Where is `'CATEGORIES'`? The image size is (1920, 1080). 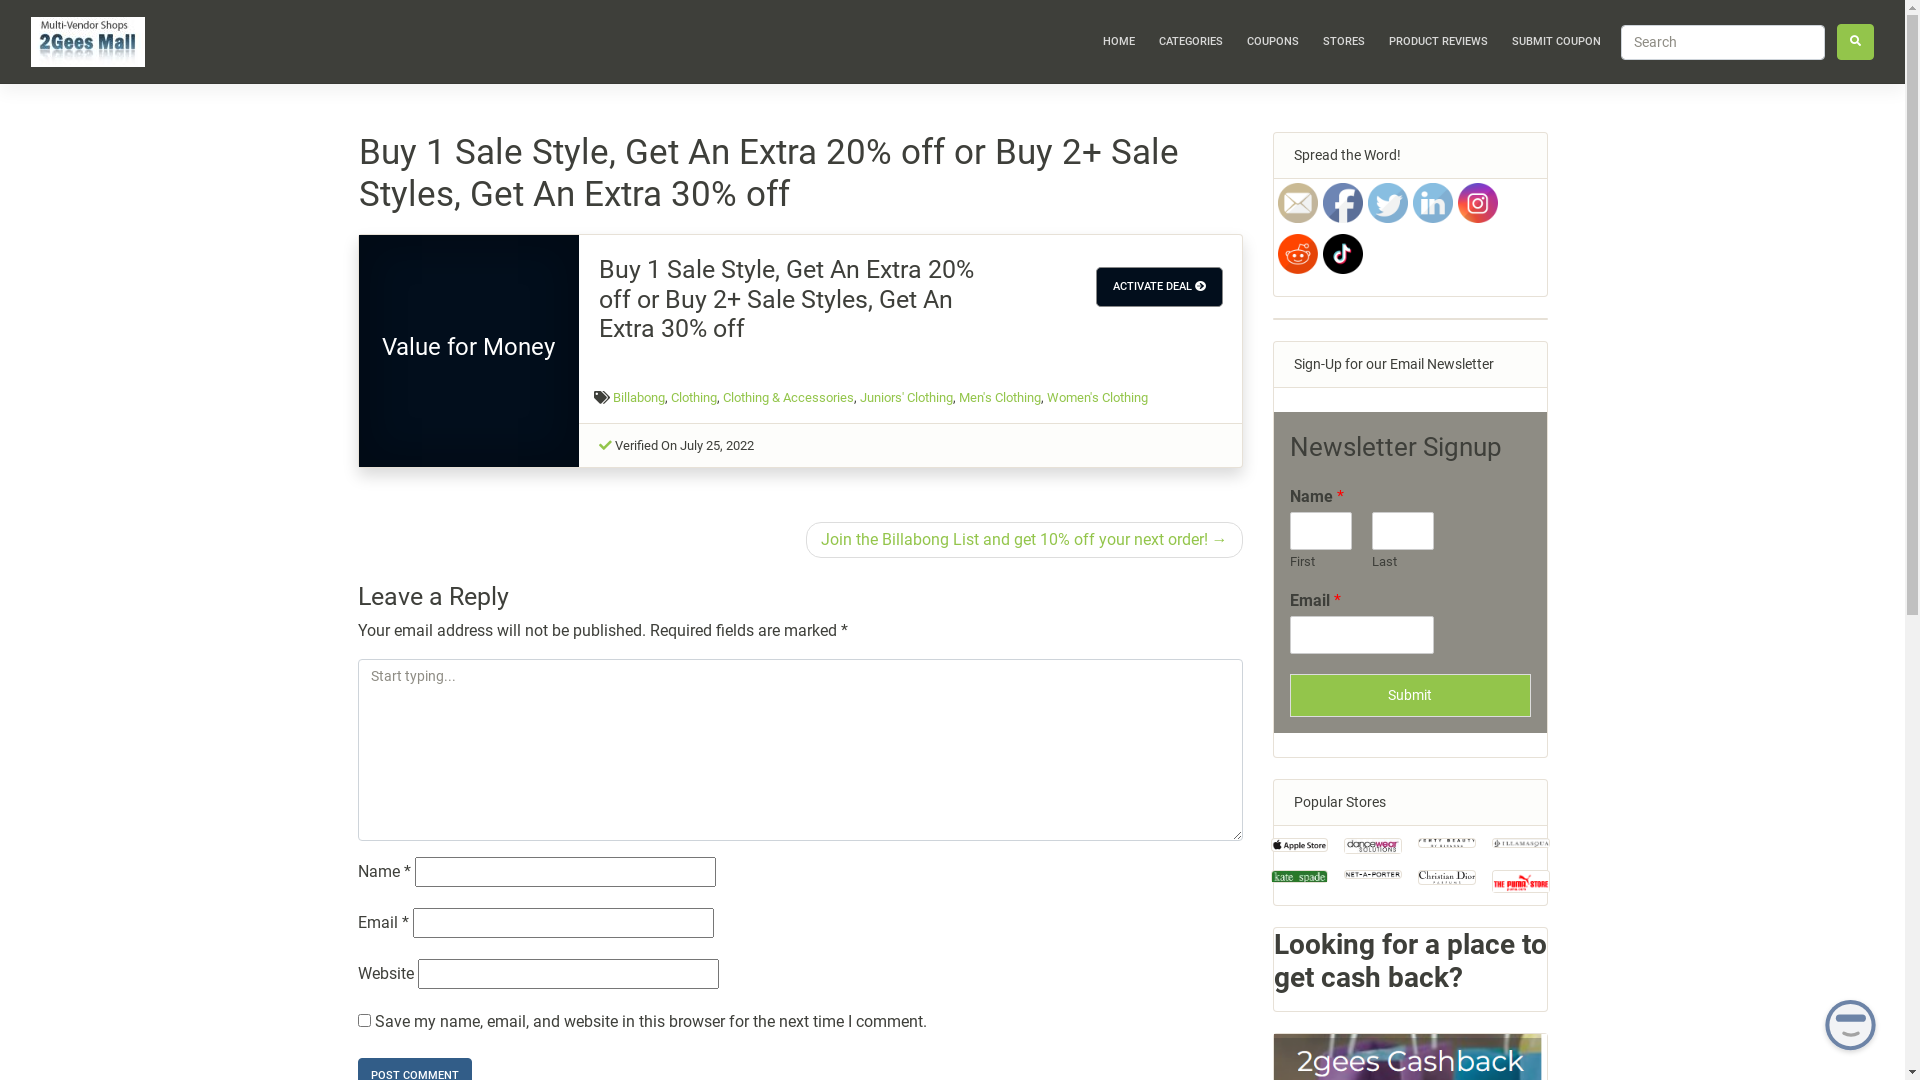 'CATEGORIES' is located at coordinates (1190, 42).